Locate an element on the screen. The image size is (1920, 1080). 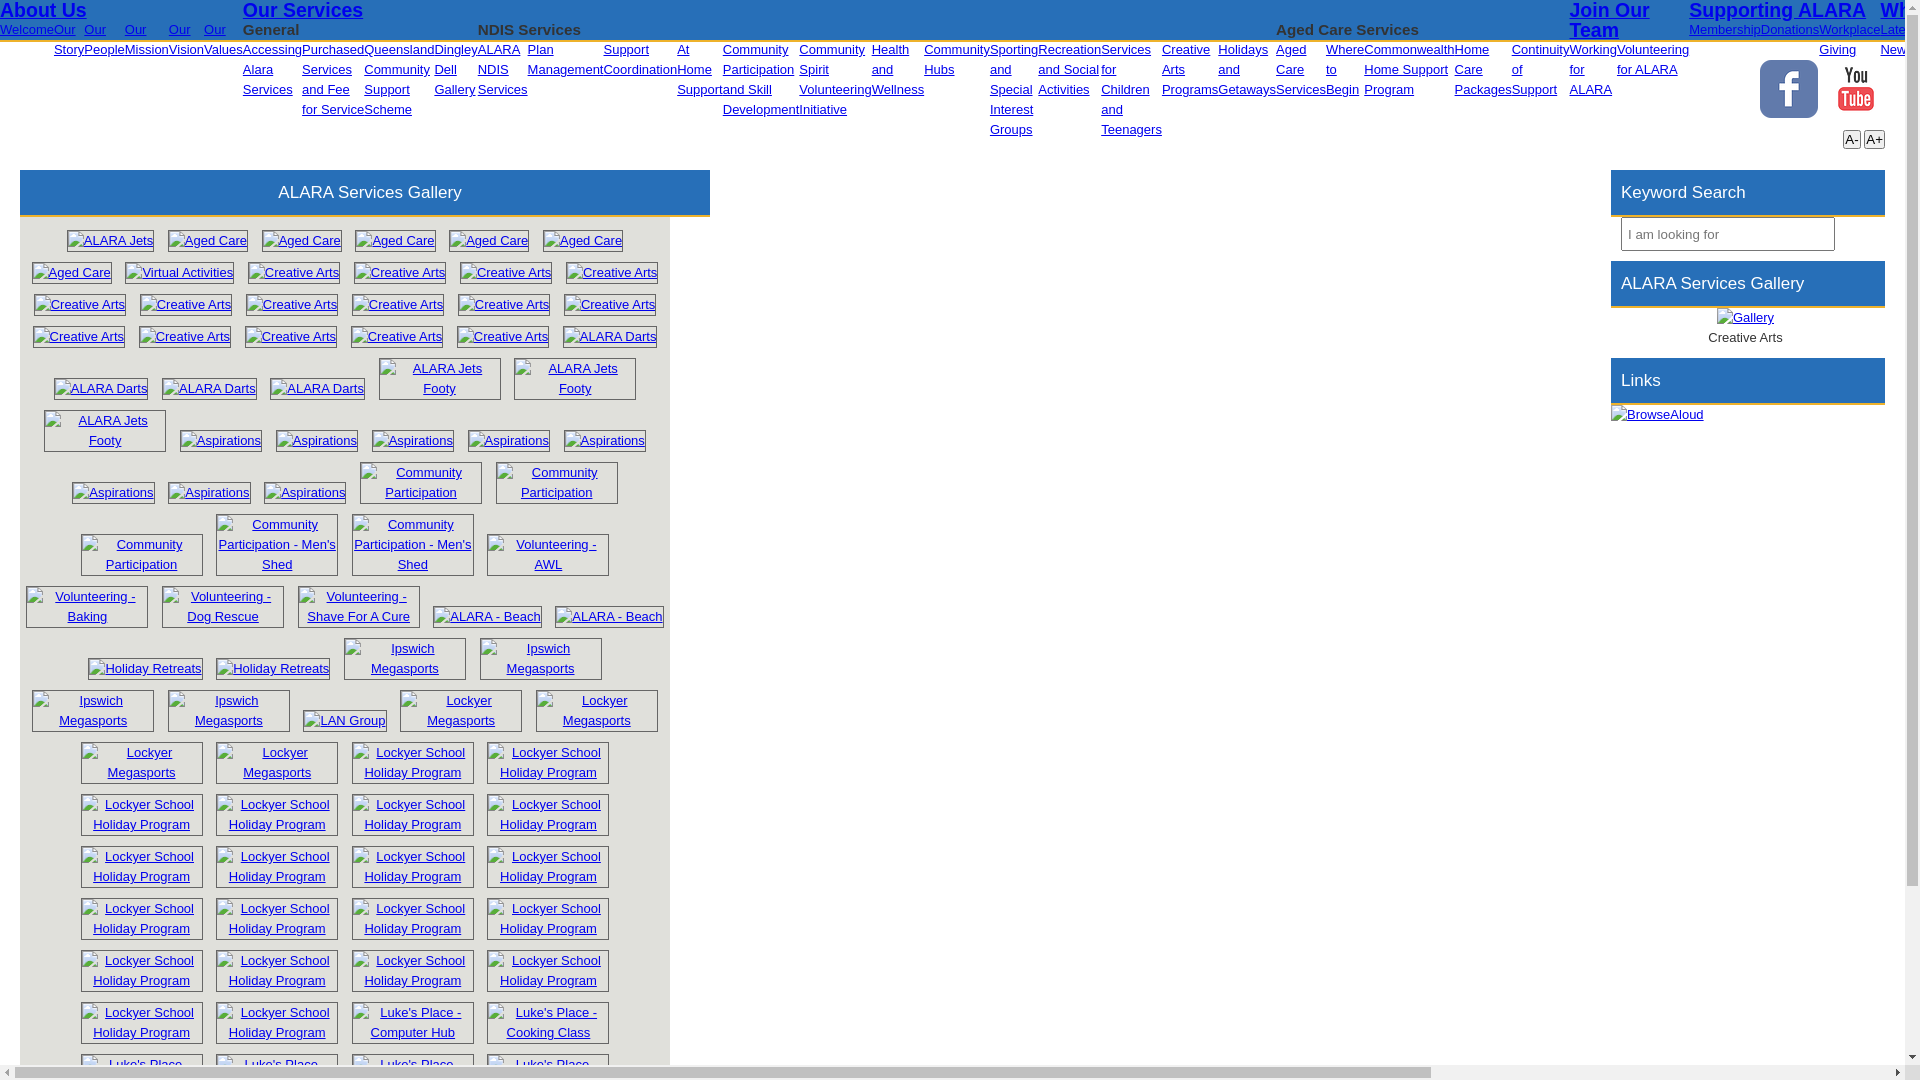
'Welcome' is located at coordinates (27, 29).